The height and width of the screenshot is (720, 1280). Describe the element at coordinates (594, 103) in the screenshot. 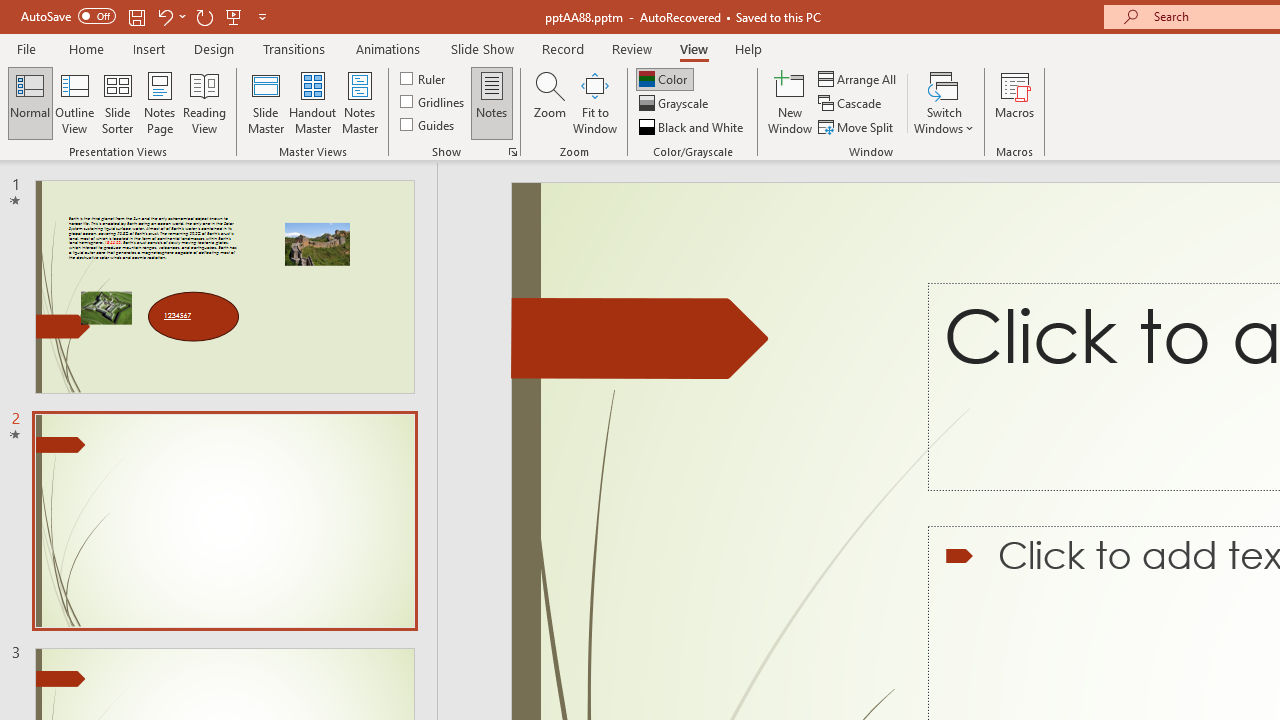

I see `'Fit to Window'` at that location.